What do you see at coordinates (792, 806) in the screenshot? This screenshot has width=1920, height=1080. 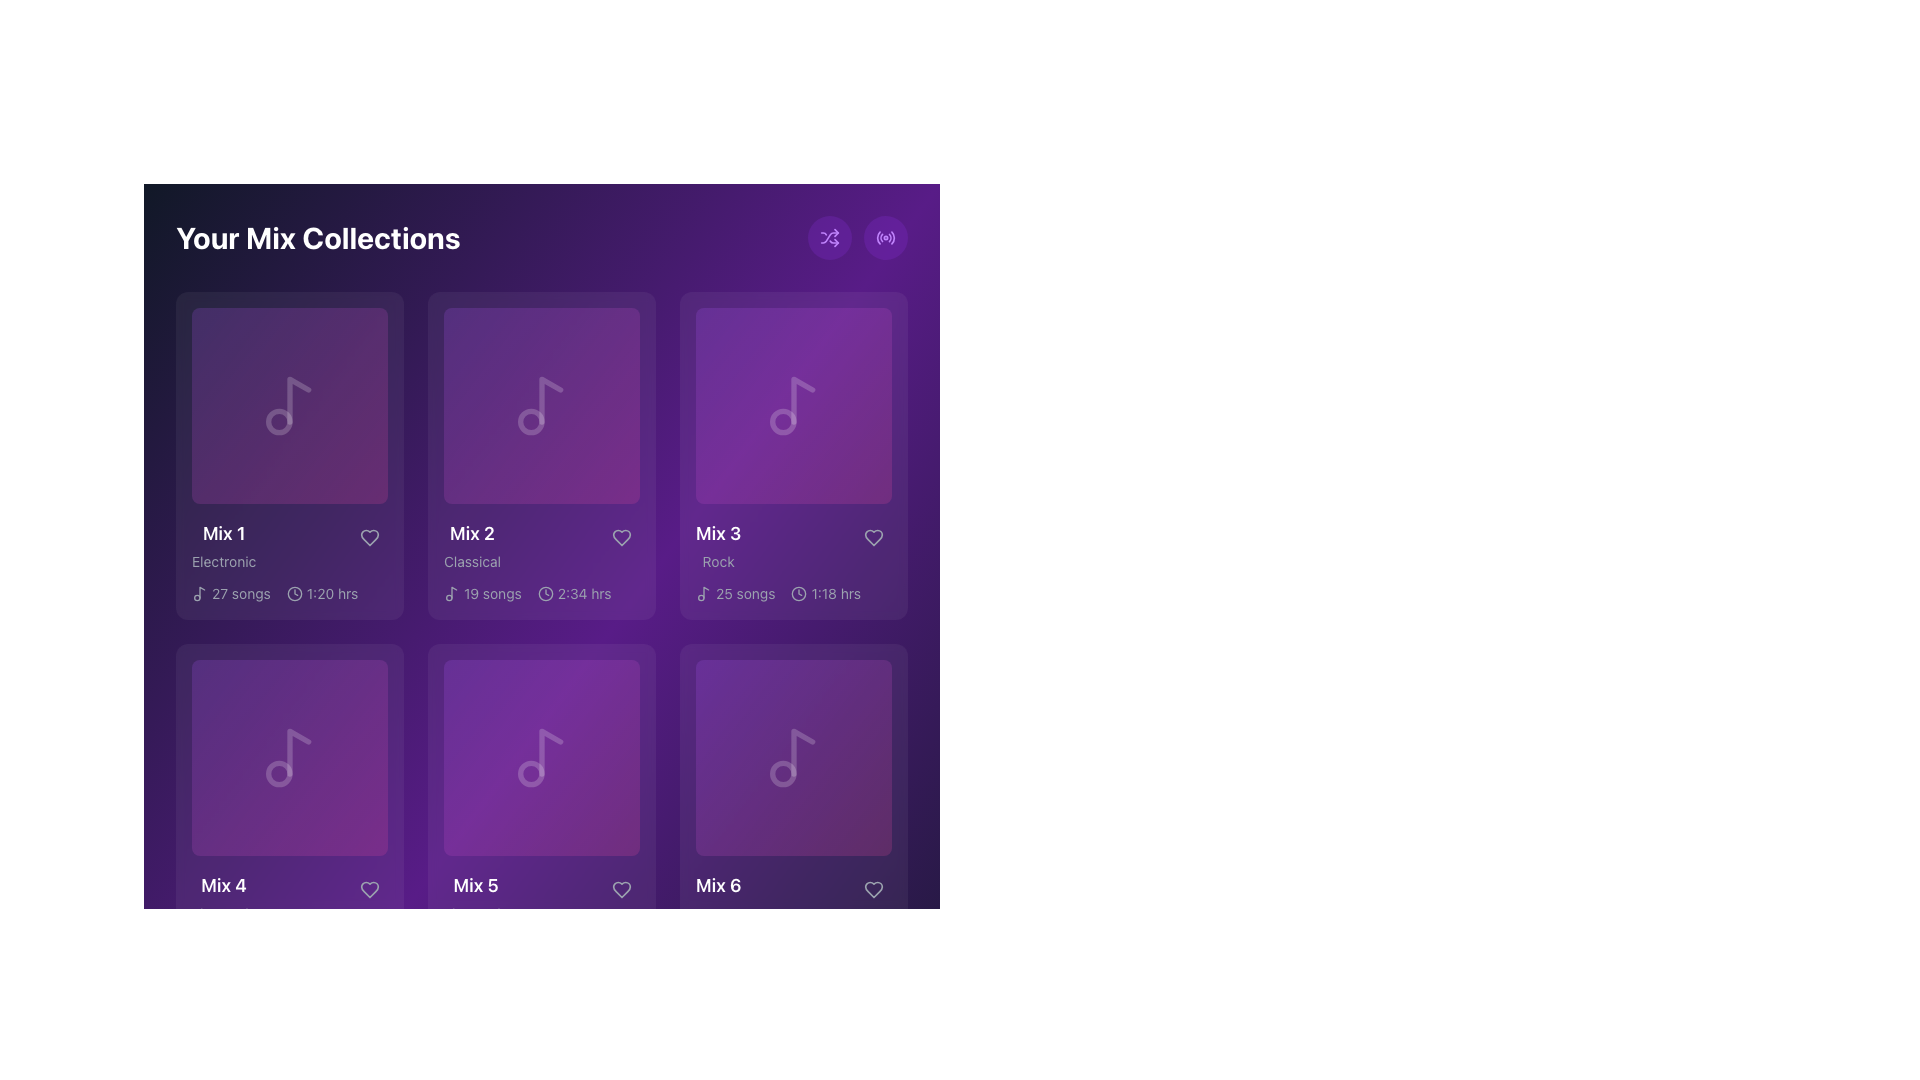 I see `the 'Mix 6' music playlist card located` at bounding box center [792, 806].